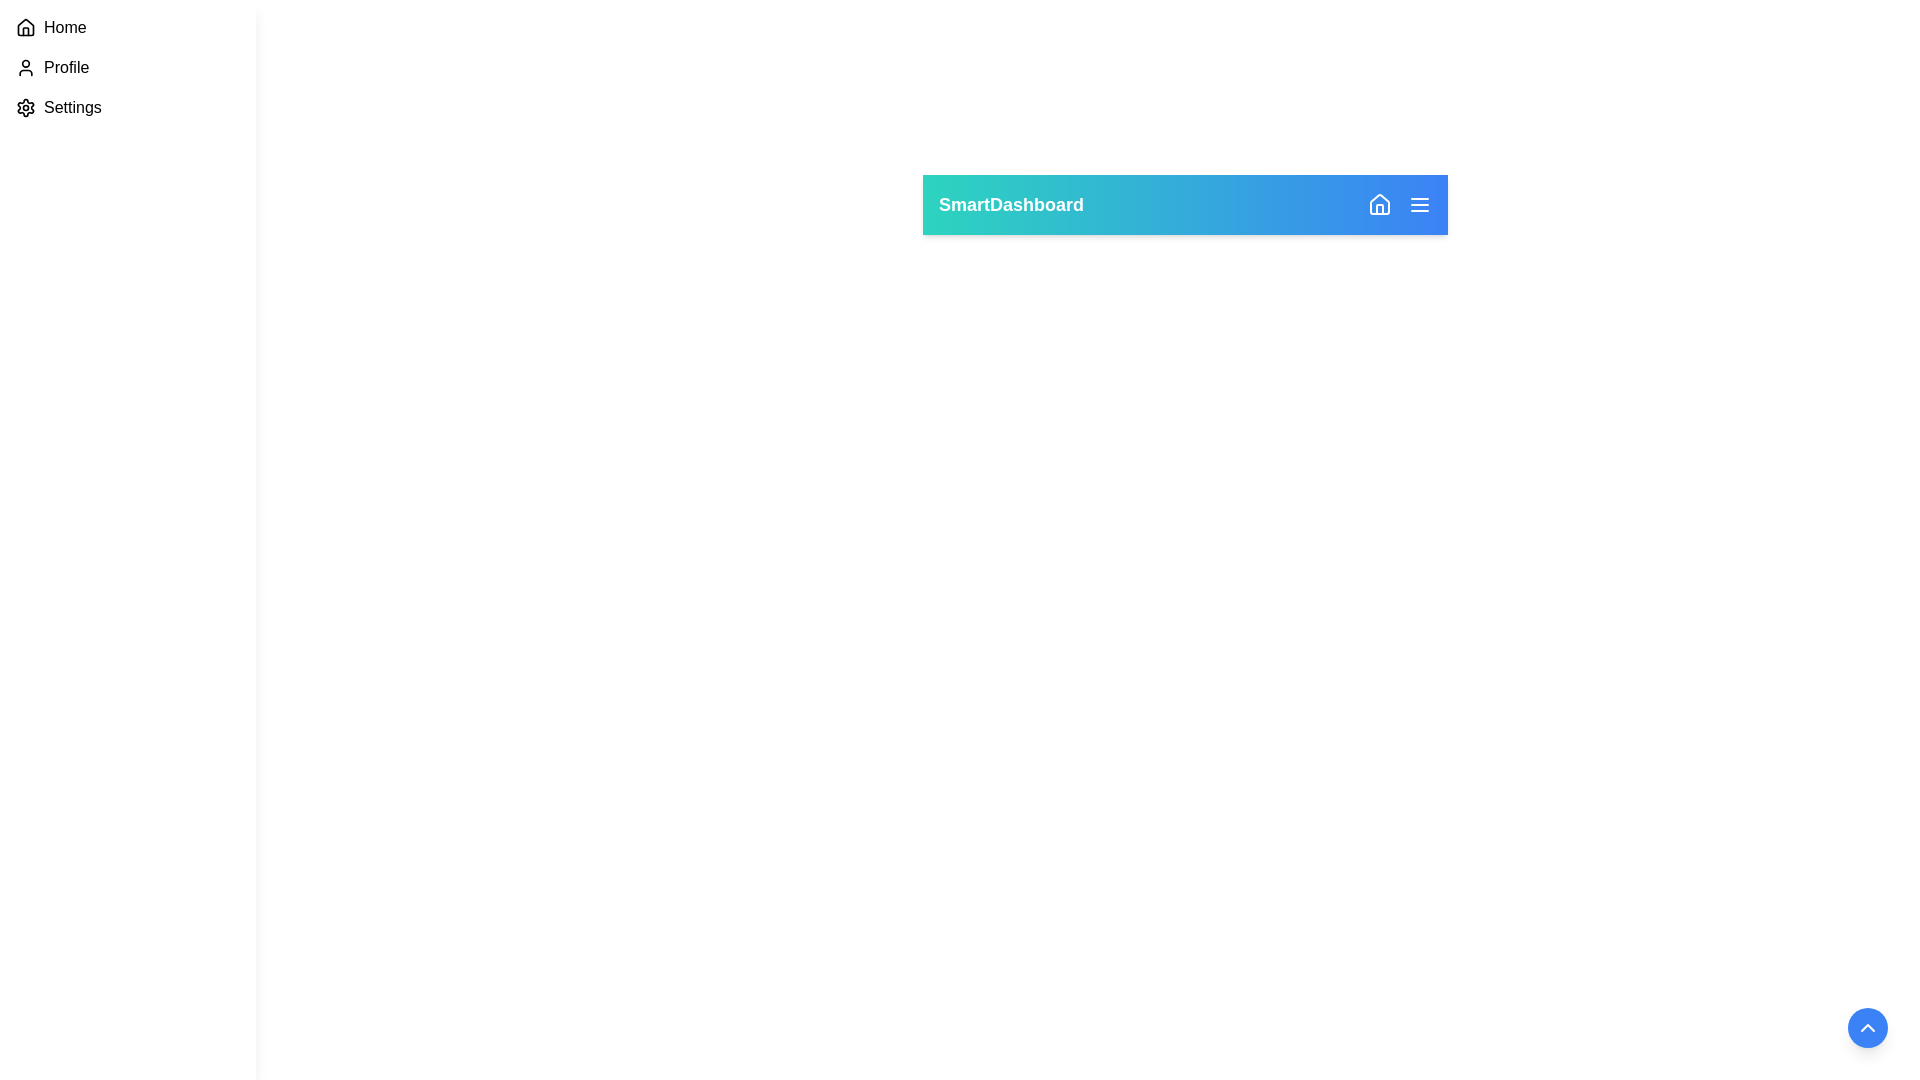 Image resolution: width=1920 pixels, height=1080 pixels. Describe the element at coordinates (25, 108) in the screenshot. I see `the gear icon located as the third entry in the vertical navigation menu labeled 'Settings'` at that location.